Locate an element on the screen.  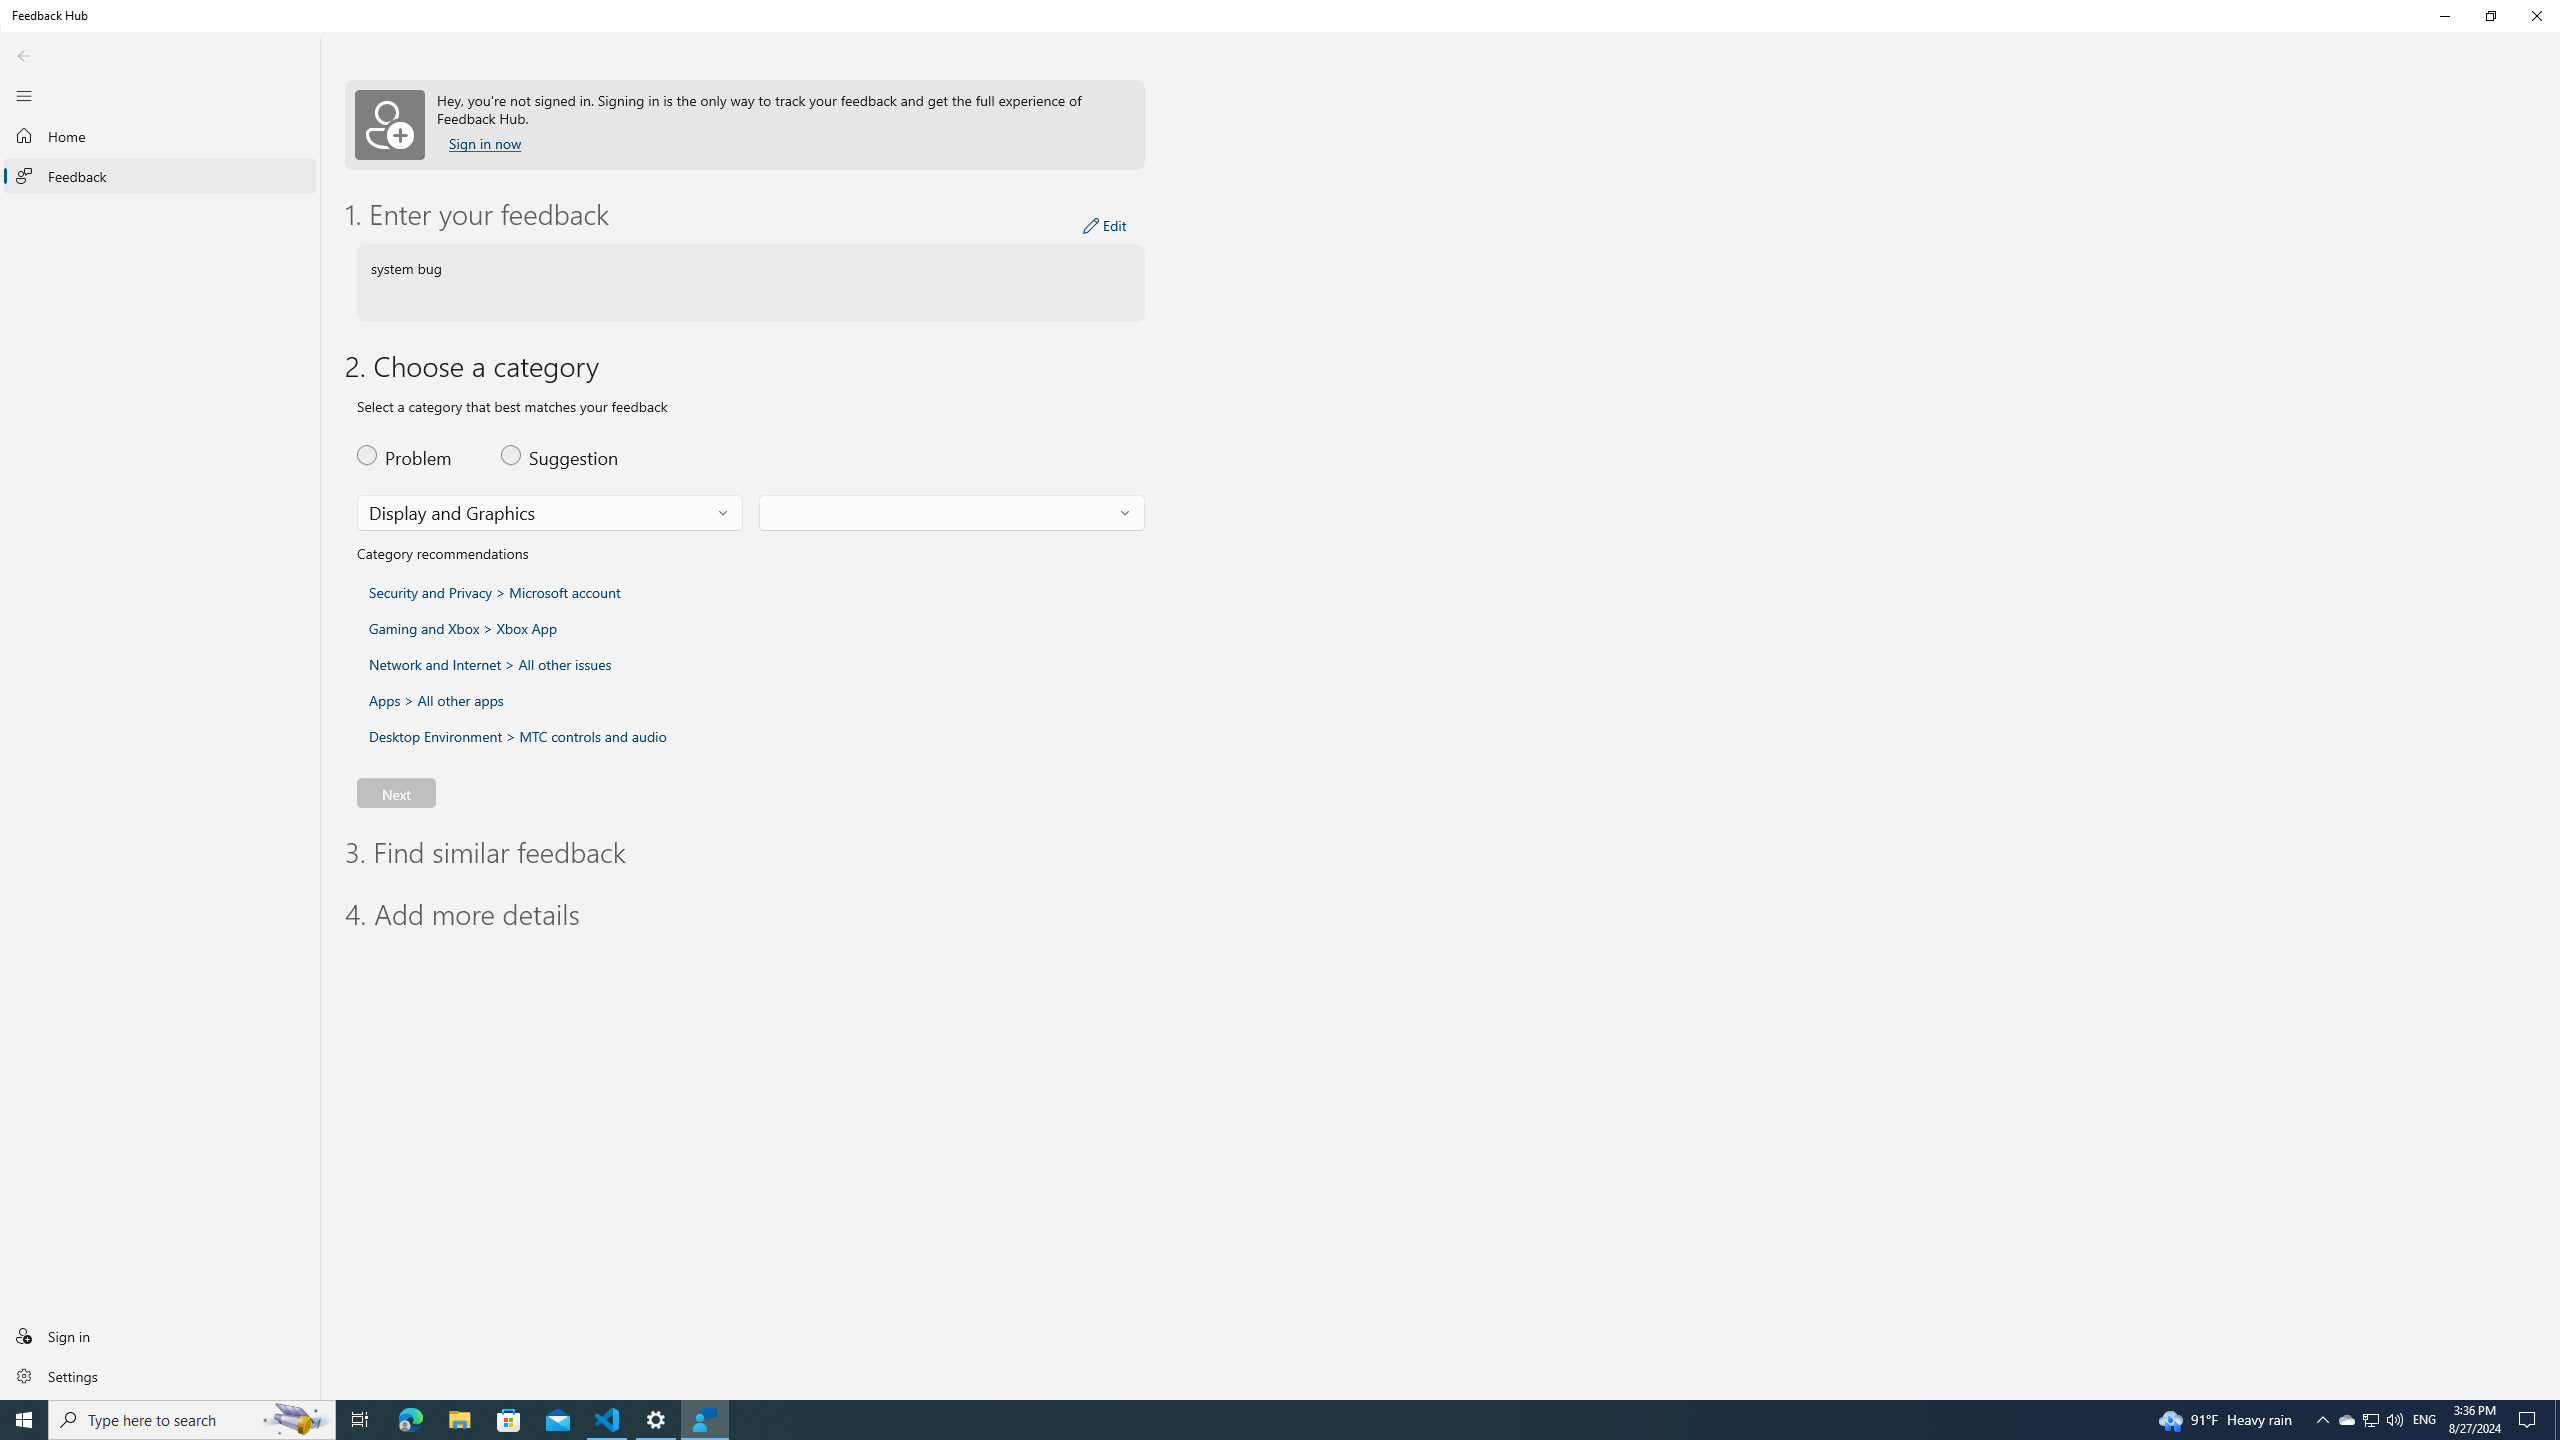
'Vertical Small Increase' is located at coordinates (2552, 1393).